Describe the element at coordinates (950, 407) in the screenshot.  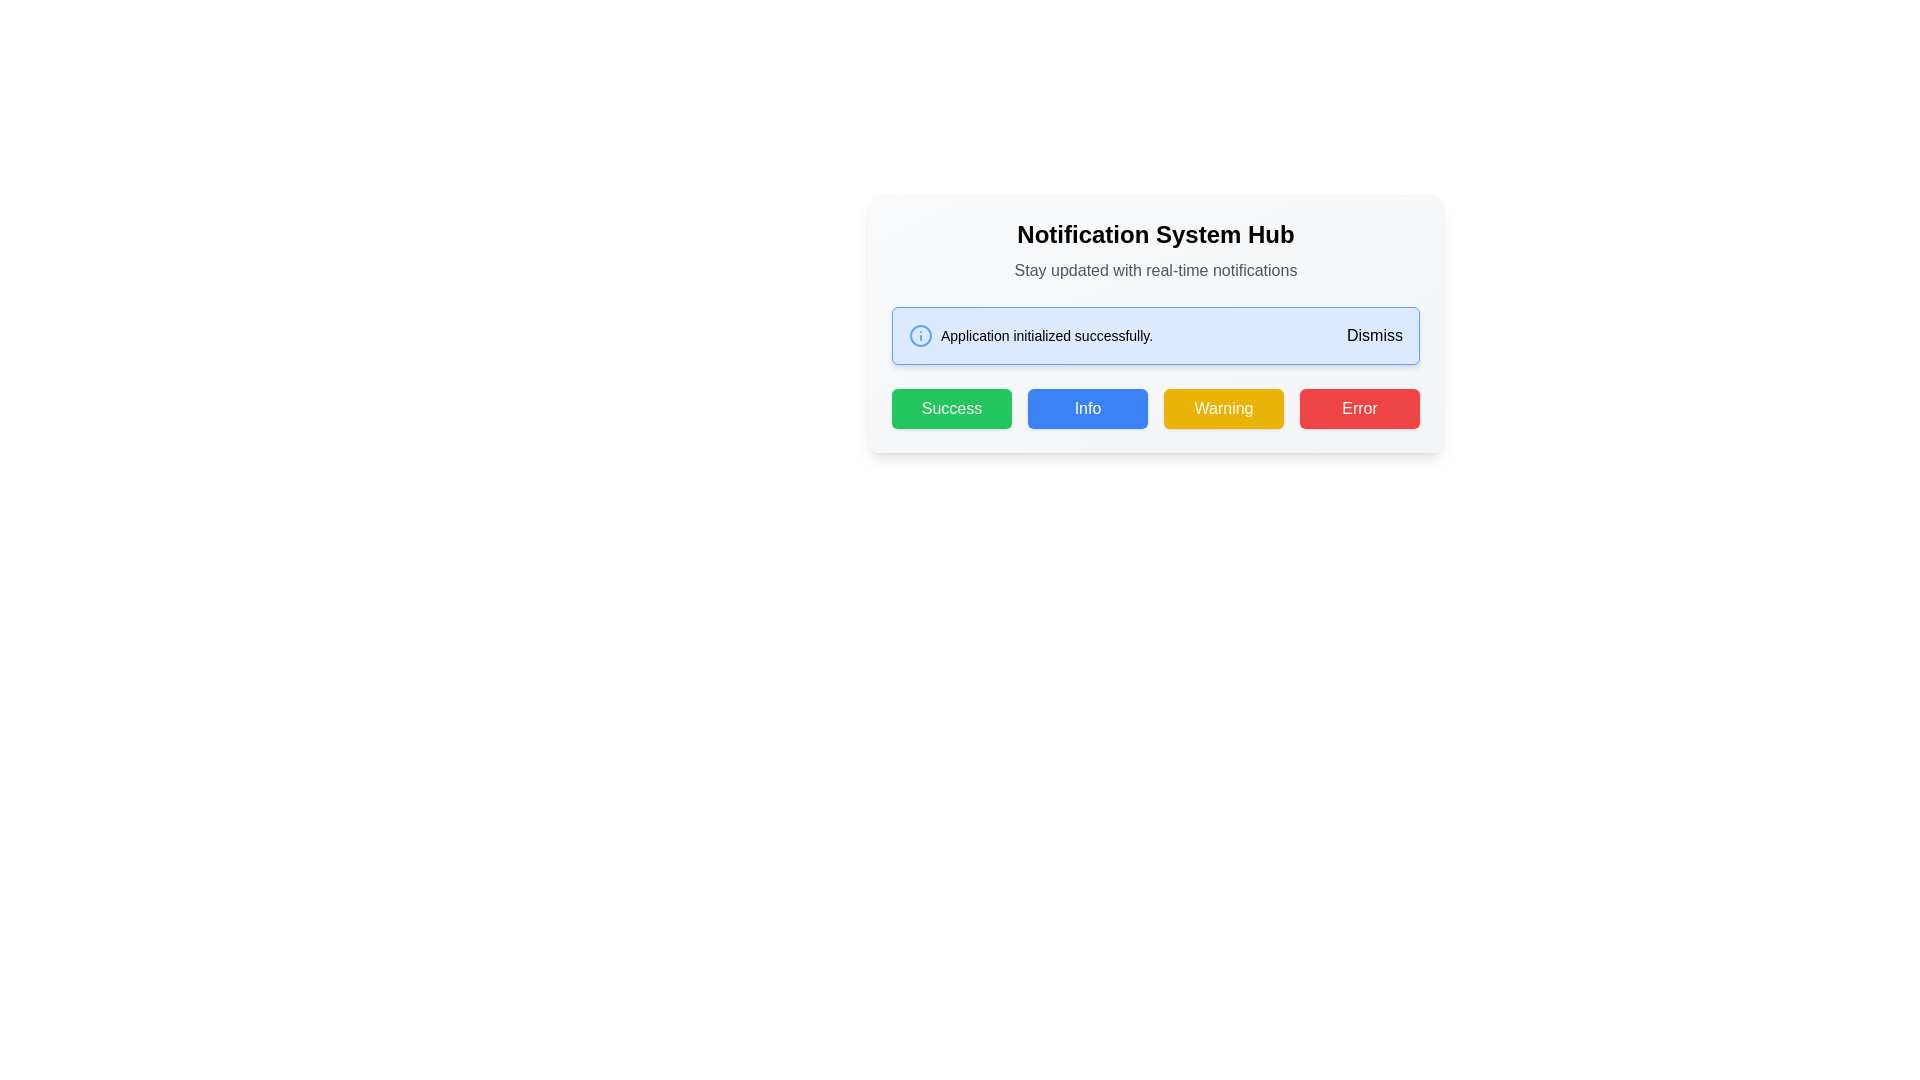
I see `the 'Success' button, which is a green rectangular button with white text and rounded edges, located below the notification message area in the 'Notification System Hub'` at that location.